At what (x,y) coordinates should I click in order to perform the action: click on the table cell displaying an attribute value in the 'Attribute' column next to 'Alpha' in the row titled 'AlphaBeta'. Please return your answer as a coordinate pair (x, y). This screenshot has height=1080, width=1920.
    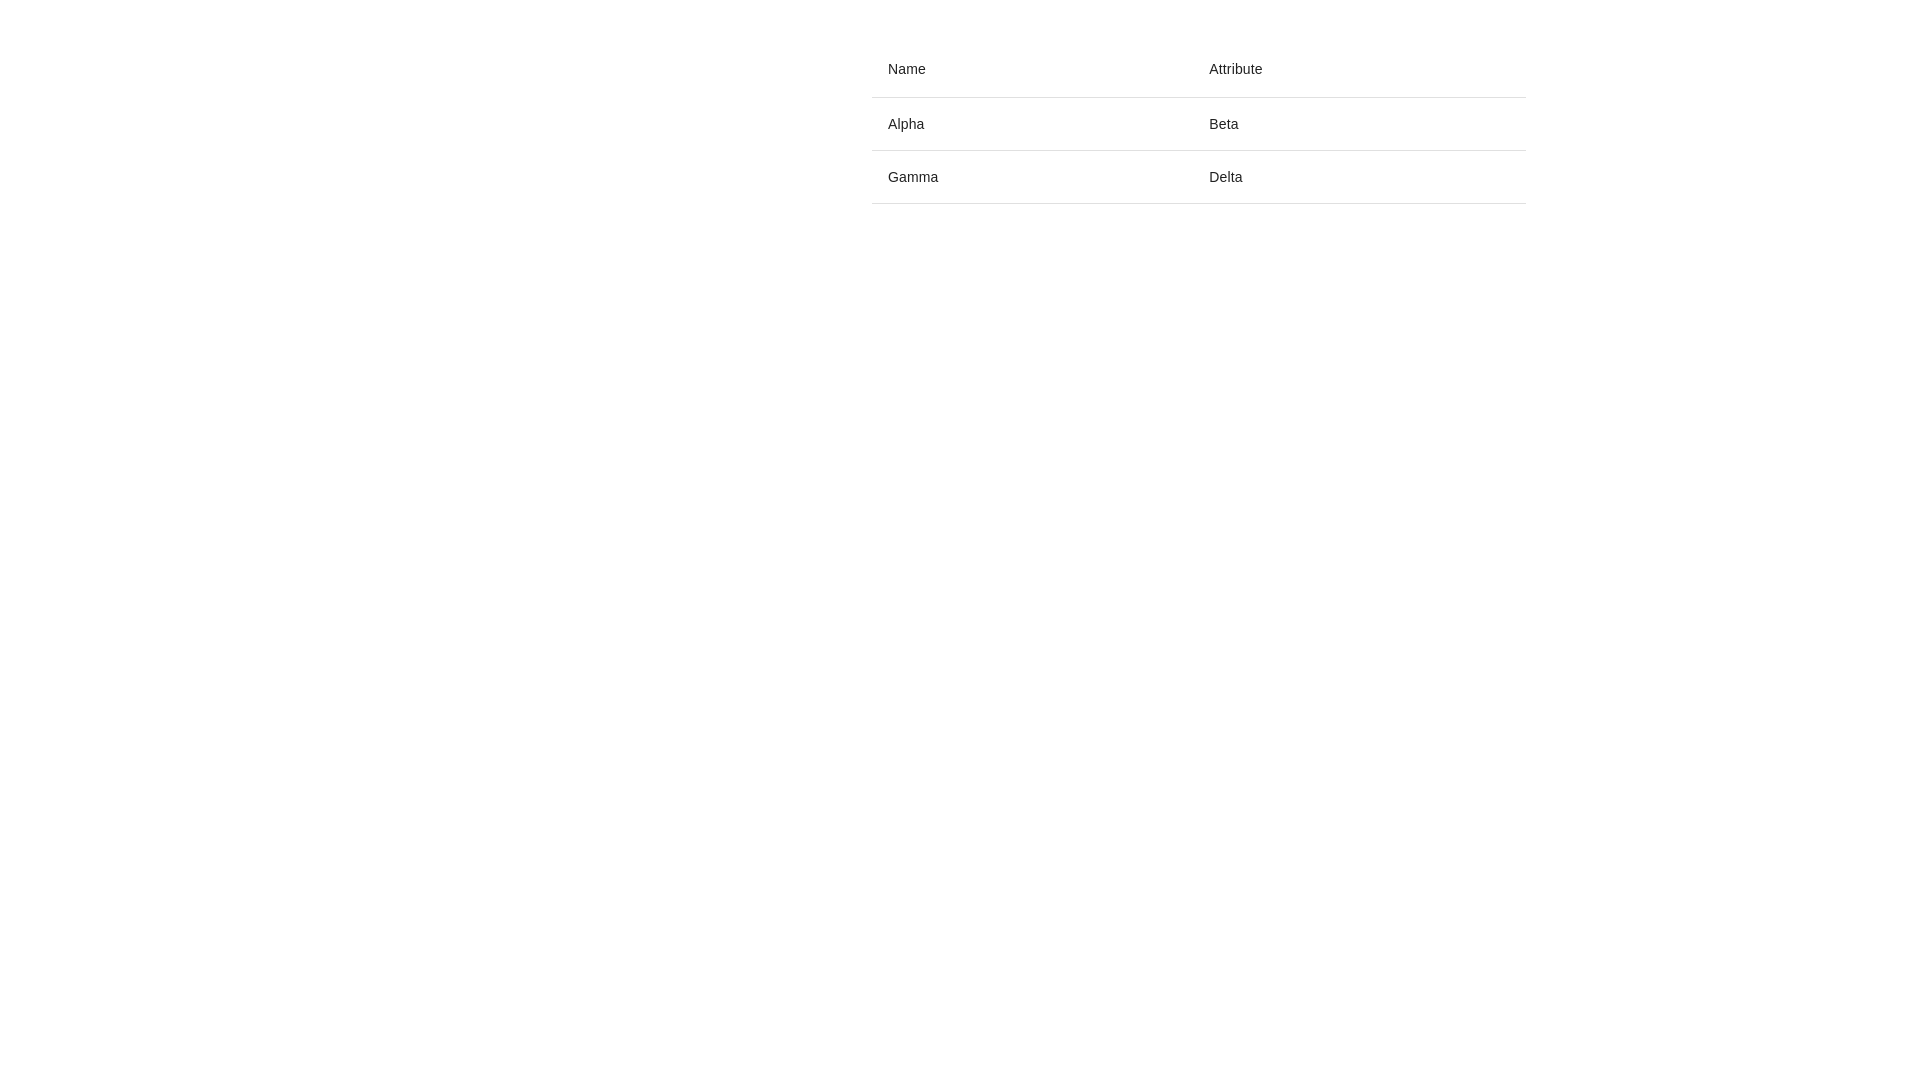
    Looking at the image, I should click on (1359, 123).